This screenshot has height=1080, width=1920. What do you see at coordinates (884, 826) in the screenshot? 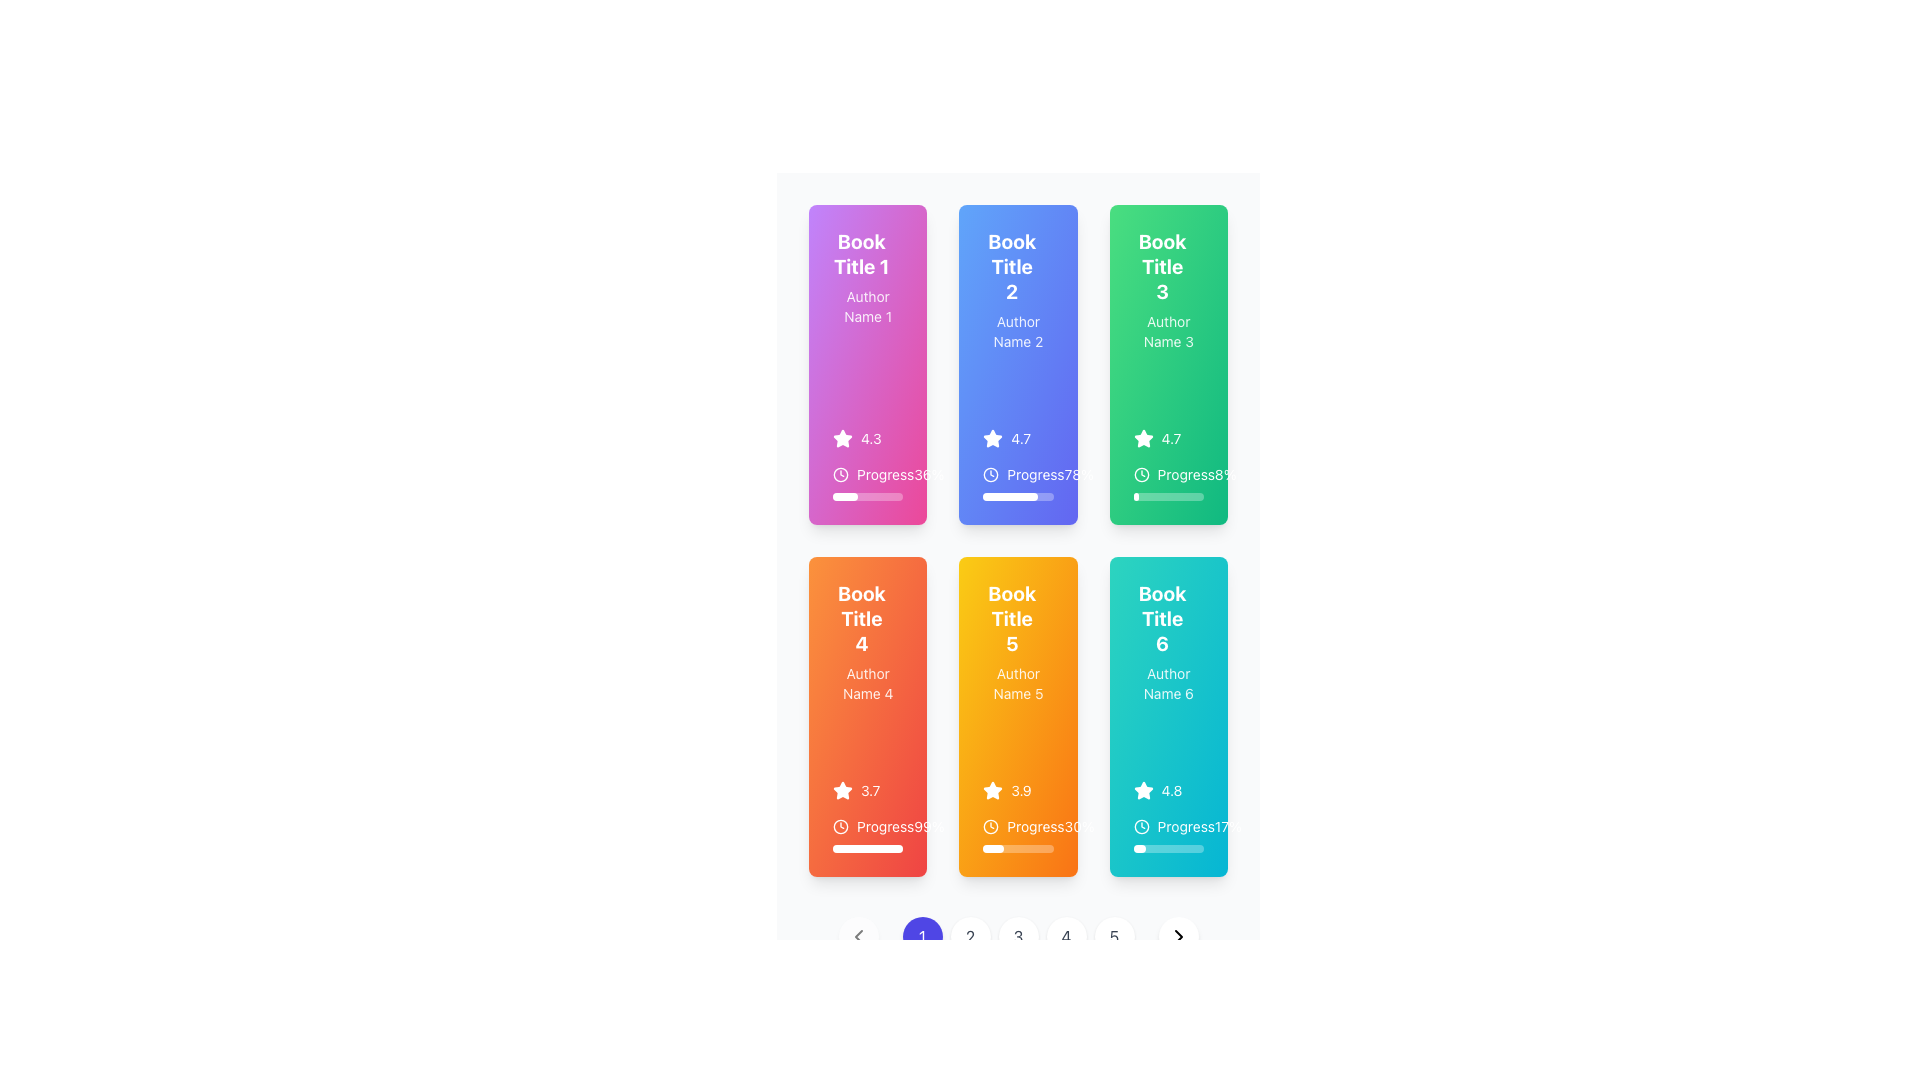
I see `text element displaying the word 'Progress' with a white font color on an orange background, located in the lower half of the 'Book Title 4' card` at bounding box center [884, 826].